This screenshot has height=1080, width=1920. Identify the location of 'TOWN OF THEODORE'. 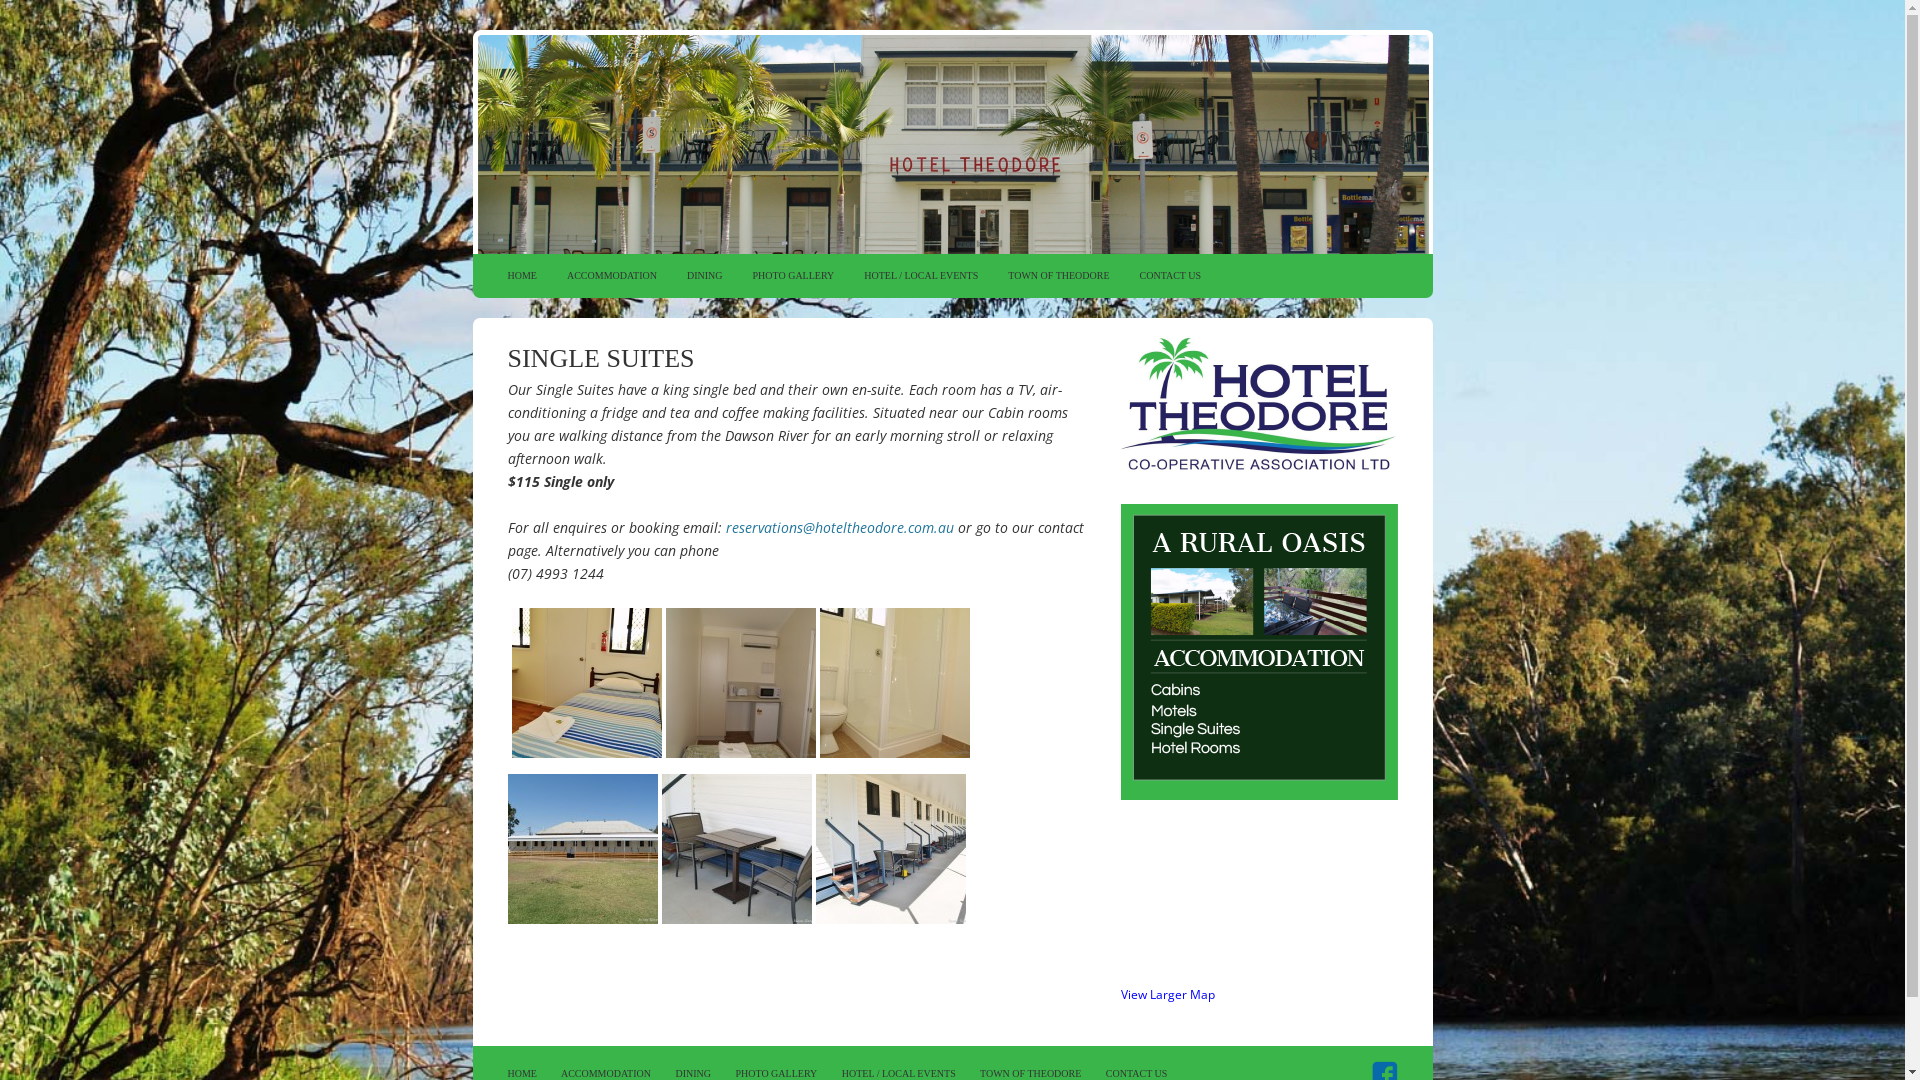
(1030, 1072).